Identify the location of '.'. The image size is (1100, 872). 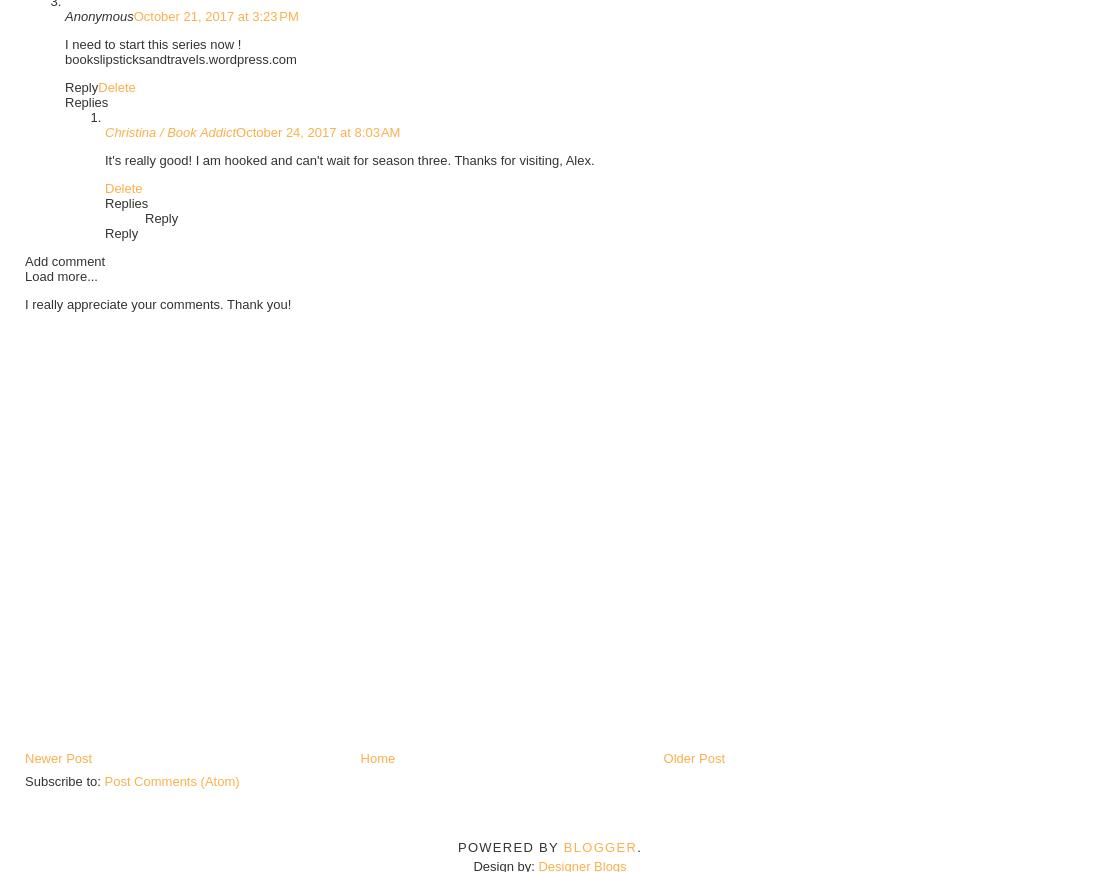
(639, 846).